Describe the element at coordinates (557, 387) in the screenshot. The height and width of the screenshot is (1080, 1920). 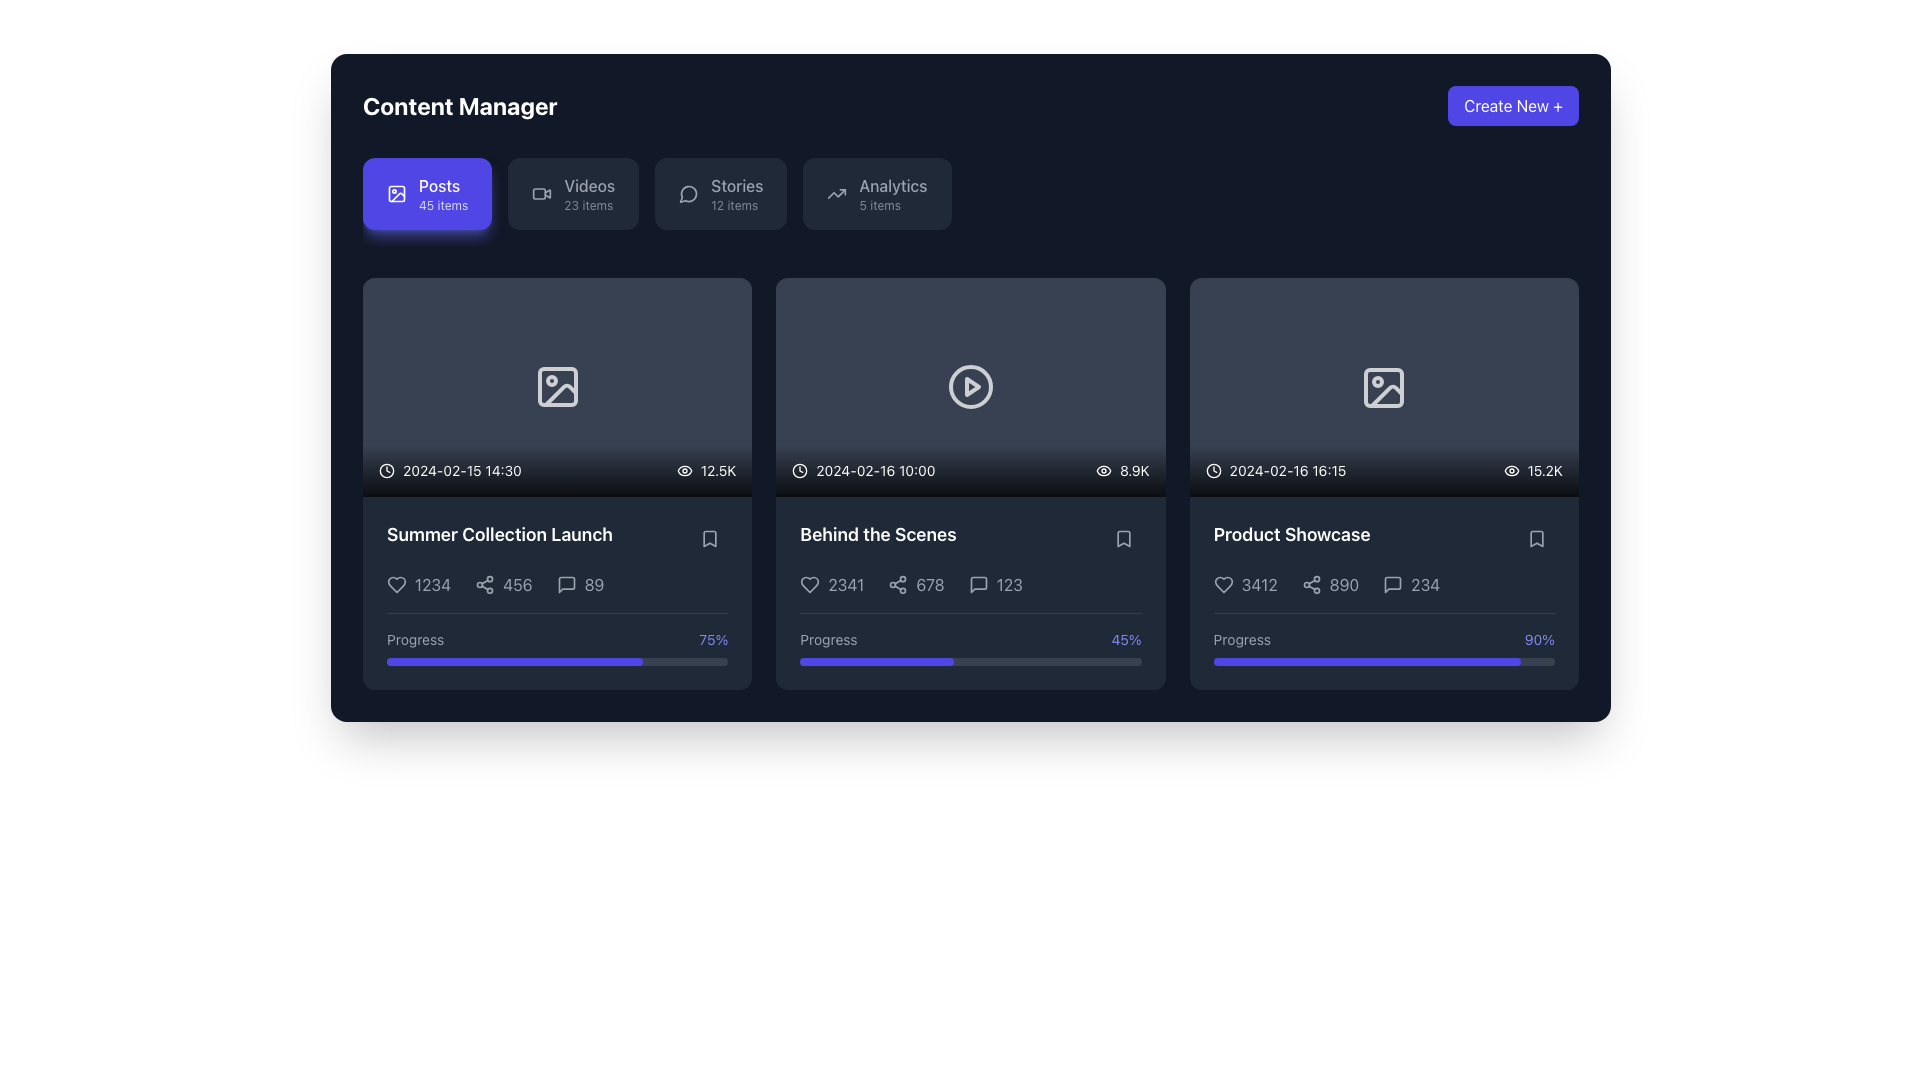
I see `the rectangular icon with rounded corners, filled with a dark blue-gray color, located in the top-left of the middle card within the 'Behind the Scenes' content card heading section` at that location.